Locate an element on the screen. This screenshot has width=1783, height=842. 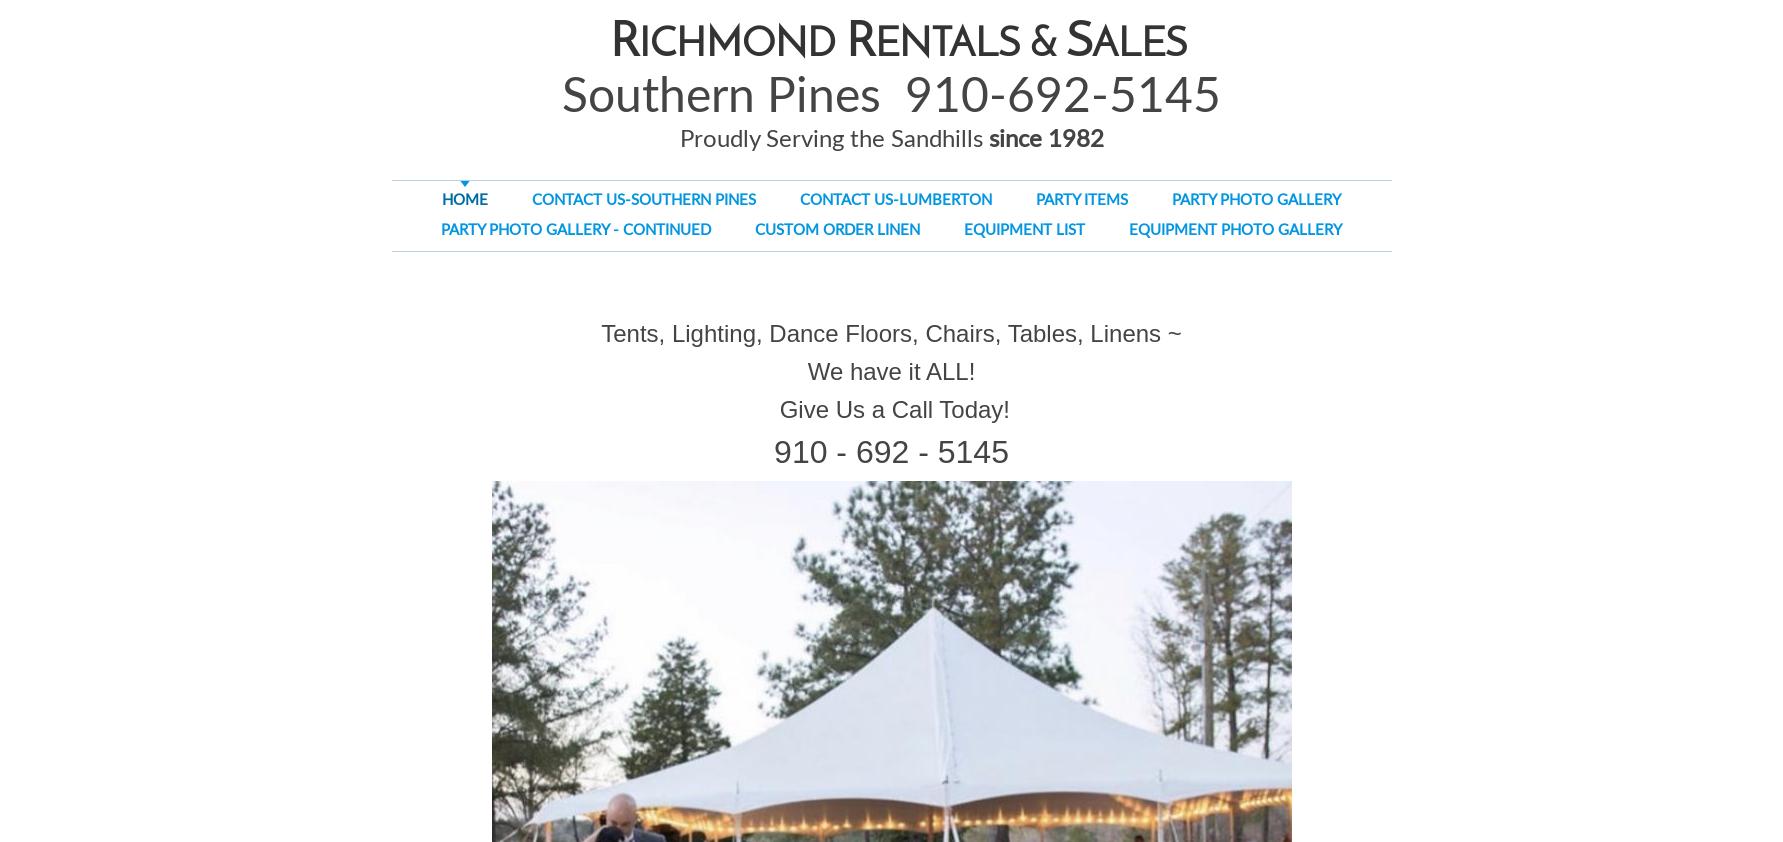
'Tents, Lighting, Dance Floors, Chairs, Tables, Linens ~' is located at coordinates (890, 333).